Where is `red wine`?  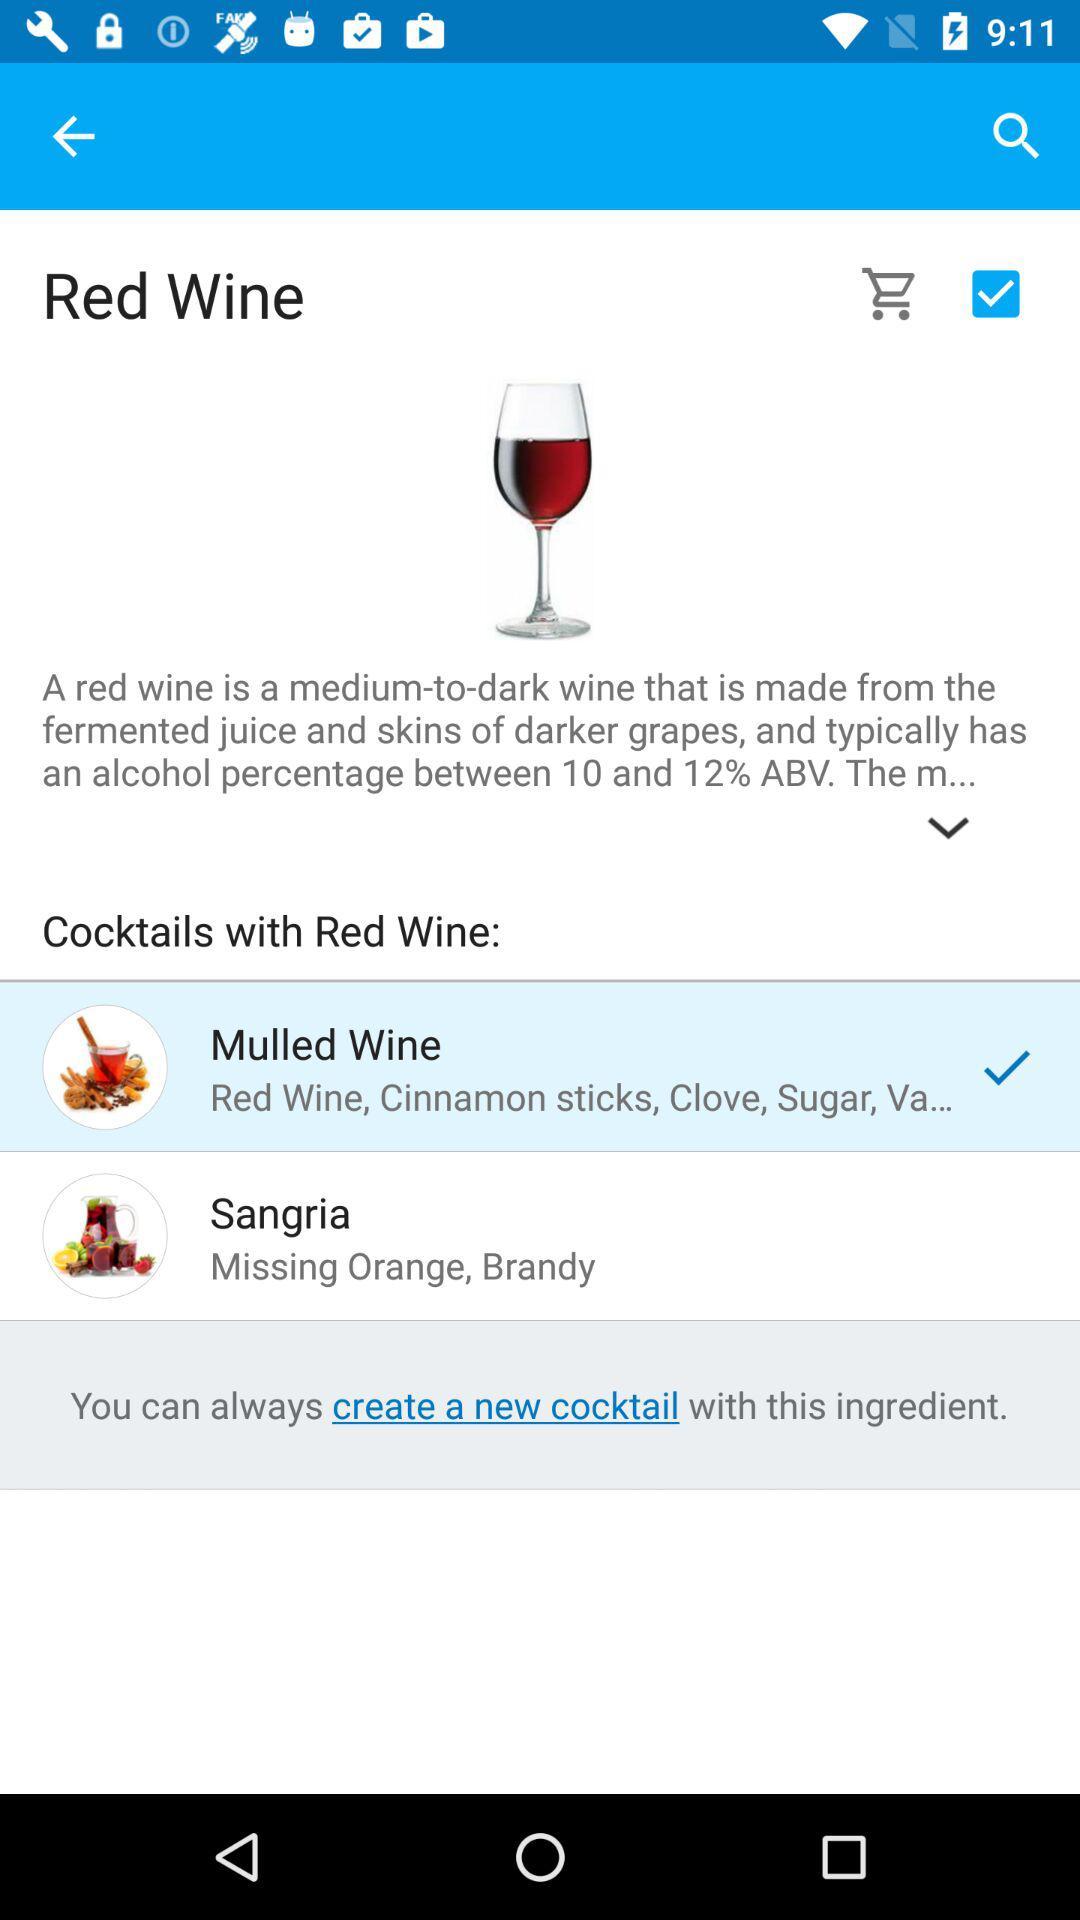
red wine is located at coordinates (538, 509).